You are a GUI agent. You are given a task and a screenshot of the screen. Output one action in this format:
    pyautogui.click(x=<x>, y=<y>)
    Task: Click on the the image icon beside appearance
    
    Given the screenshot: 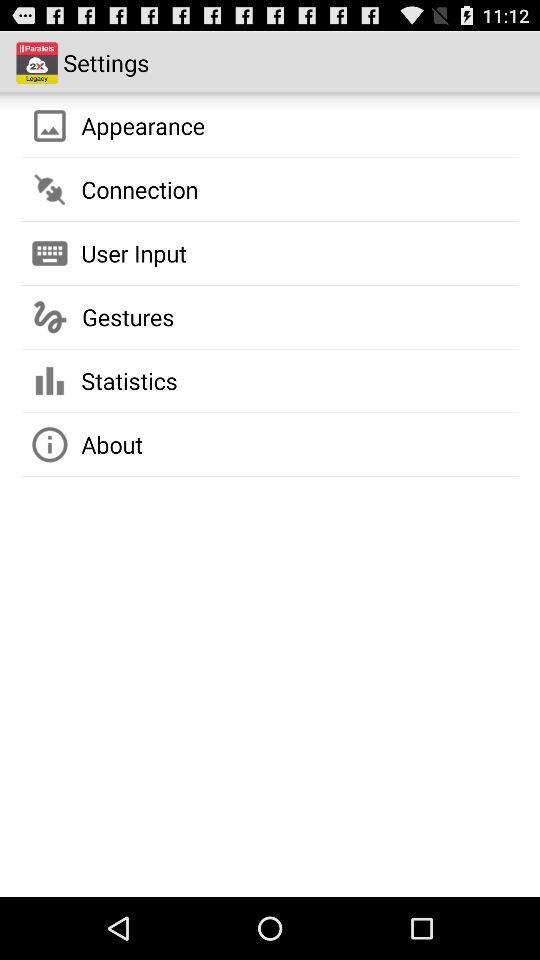 What is the action you would take?
    pyautogui.click(x=50, y=125)
    